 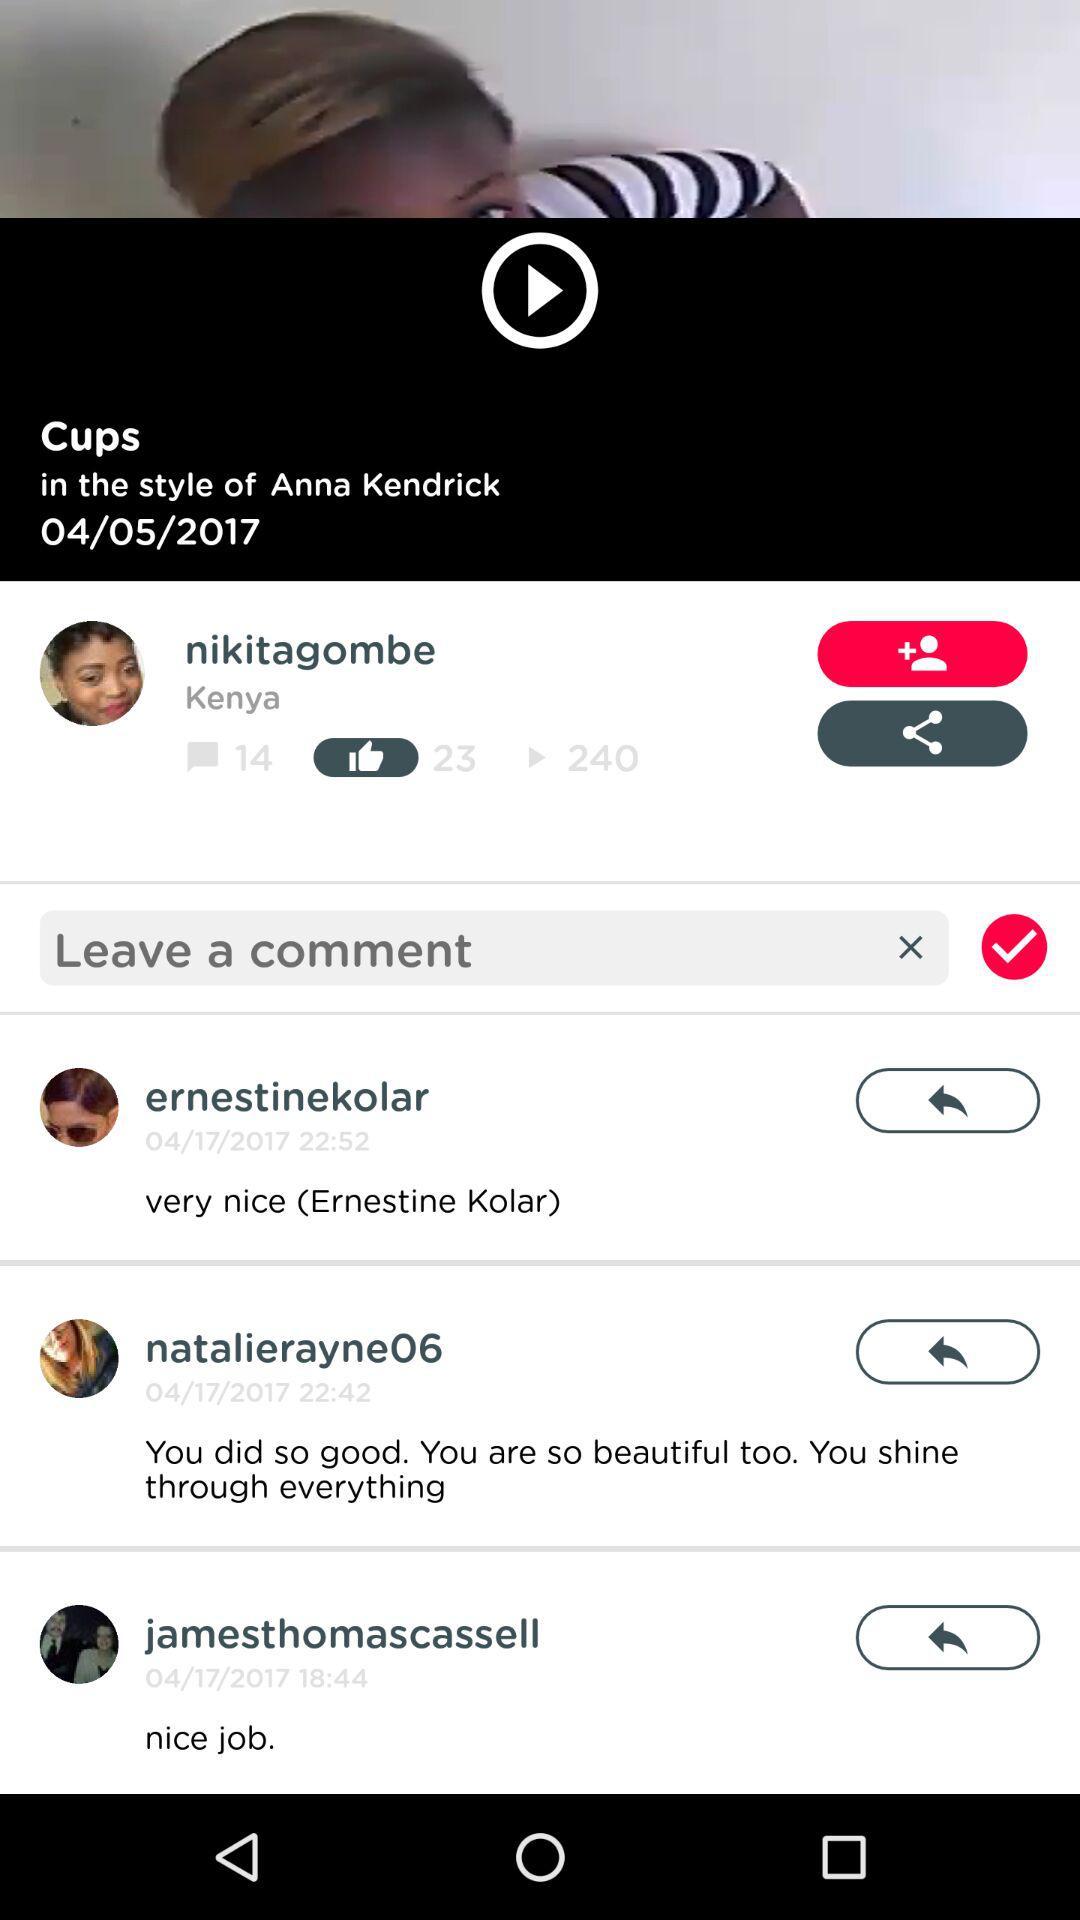 What do you see at coordinates (341, 1632) in the screenshot?
I see `the item above the 04 17 2017 icon` at bounding box center [341, 1632].